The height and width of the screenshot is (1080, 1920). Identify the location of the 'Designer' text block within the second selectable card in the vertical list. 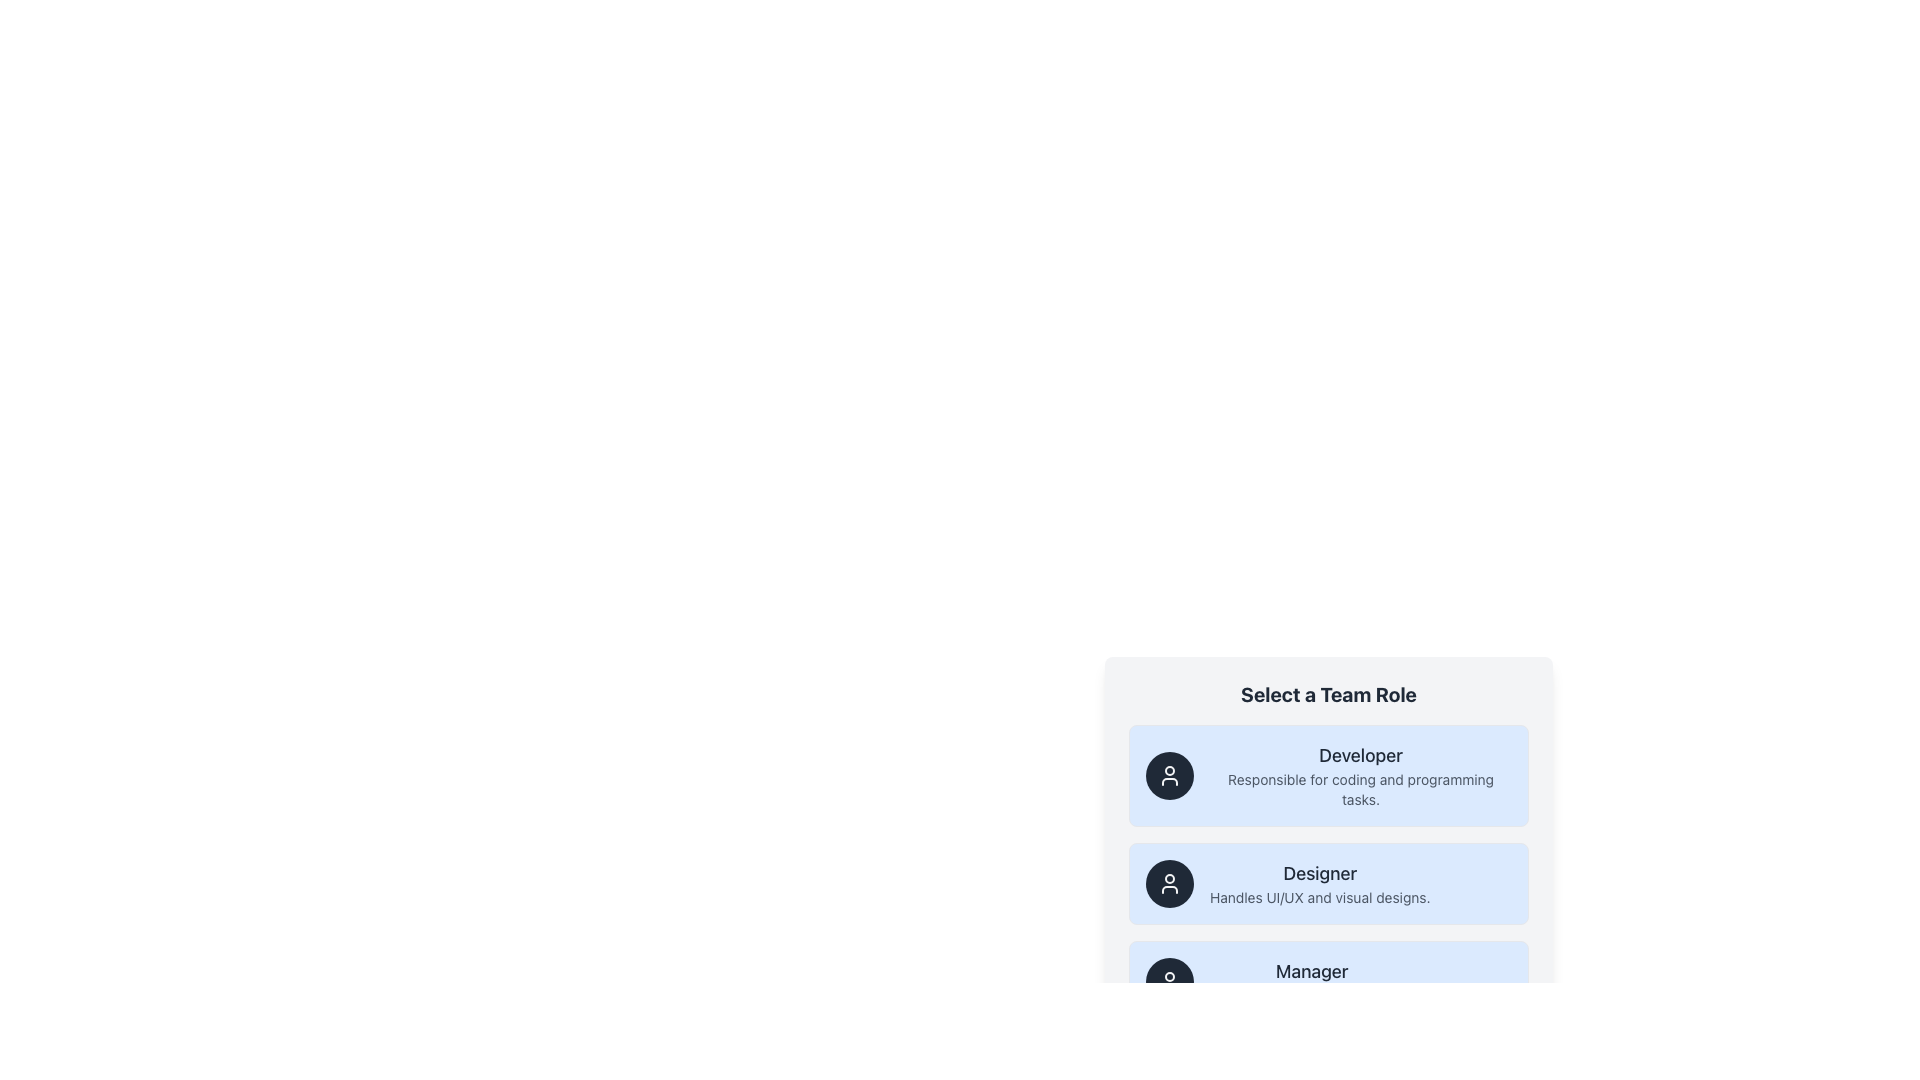
(1320, 882).